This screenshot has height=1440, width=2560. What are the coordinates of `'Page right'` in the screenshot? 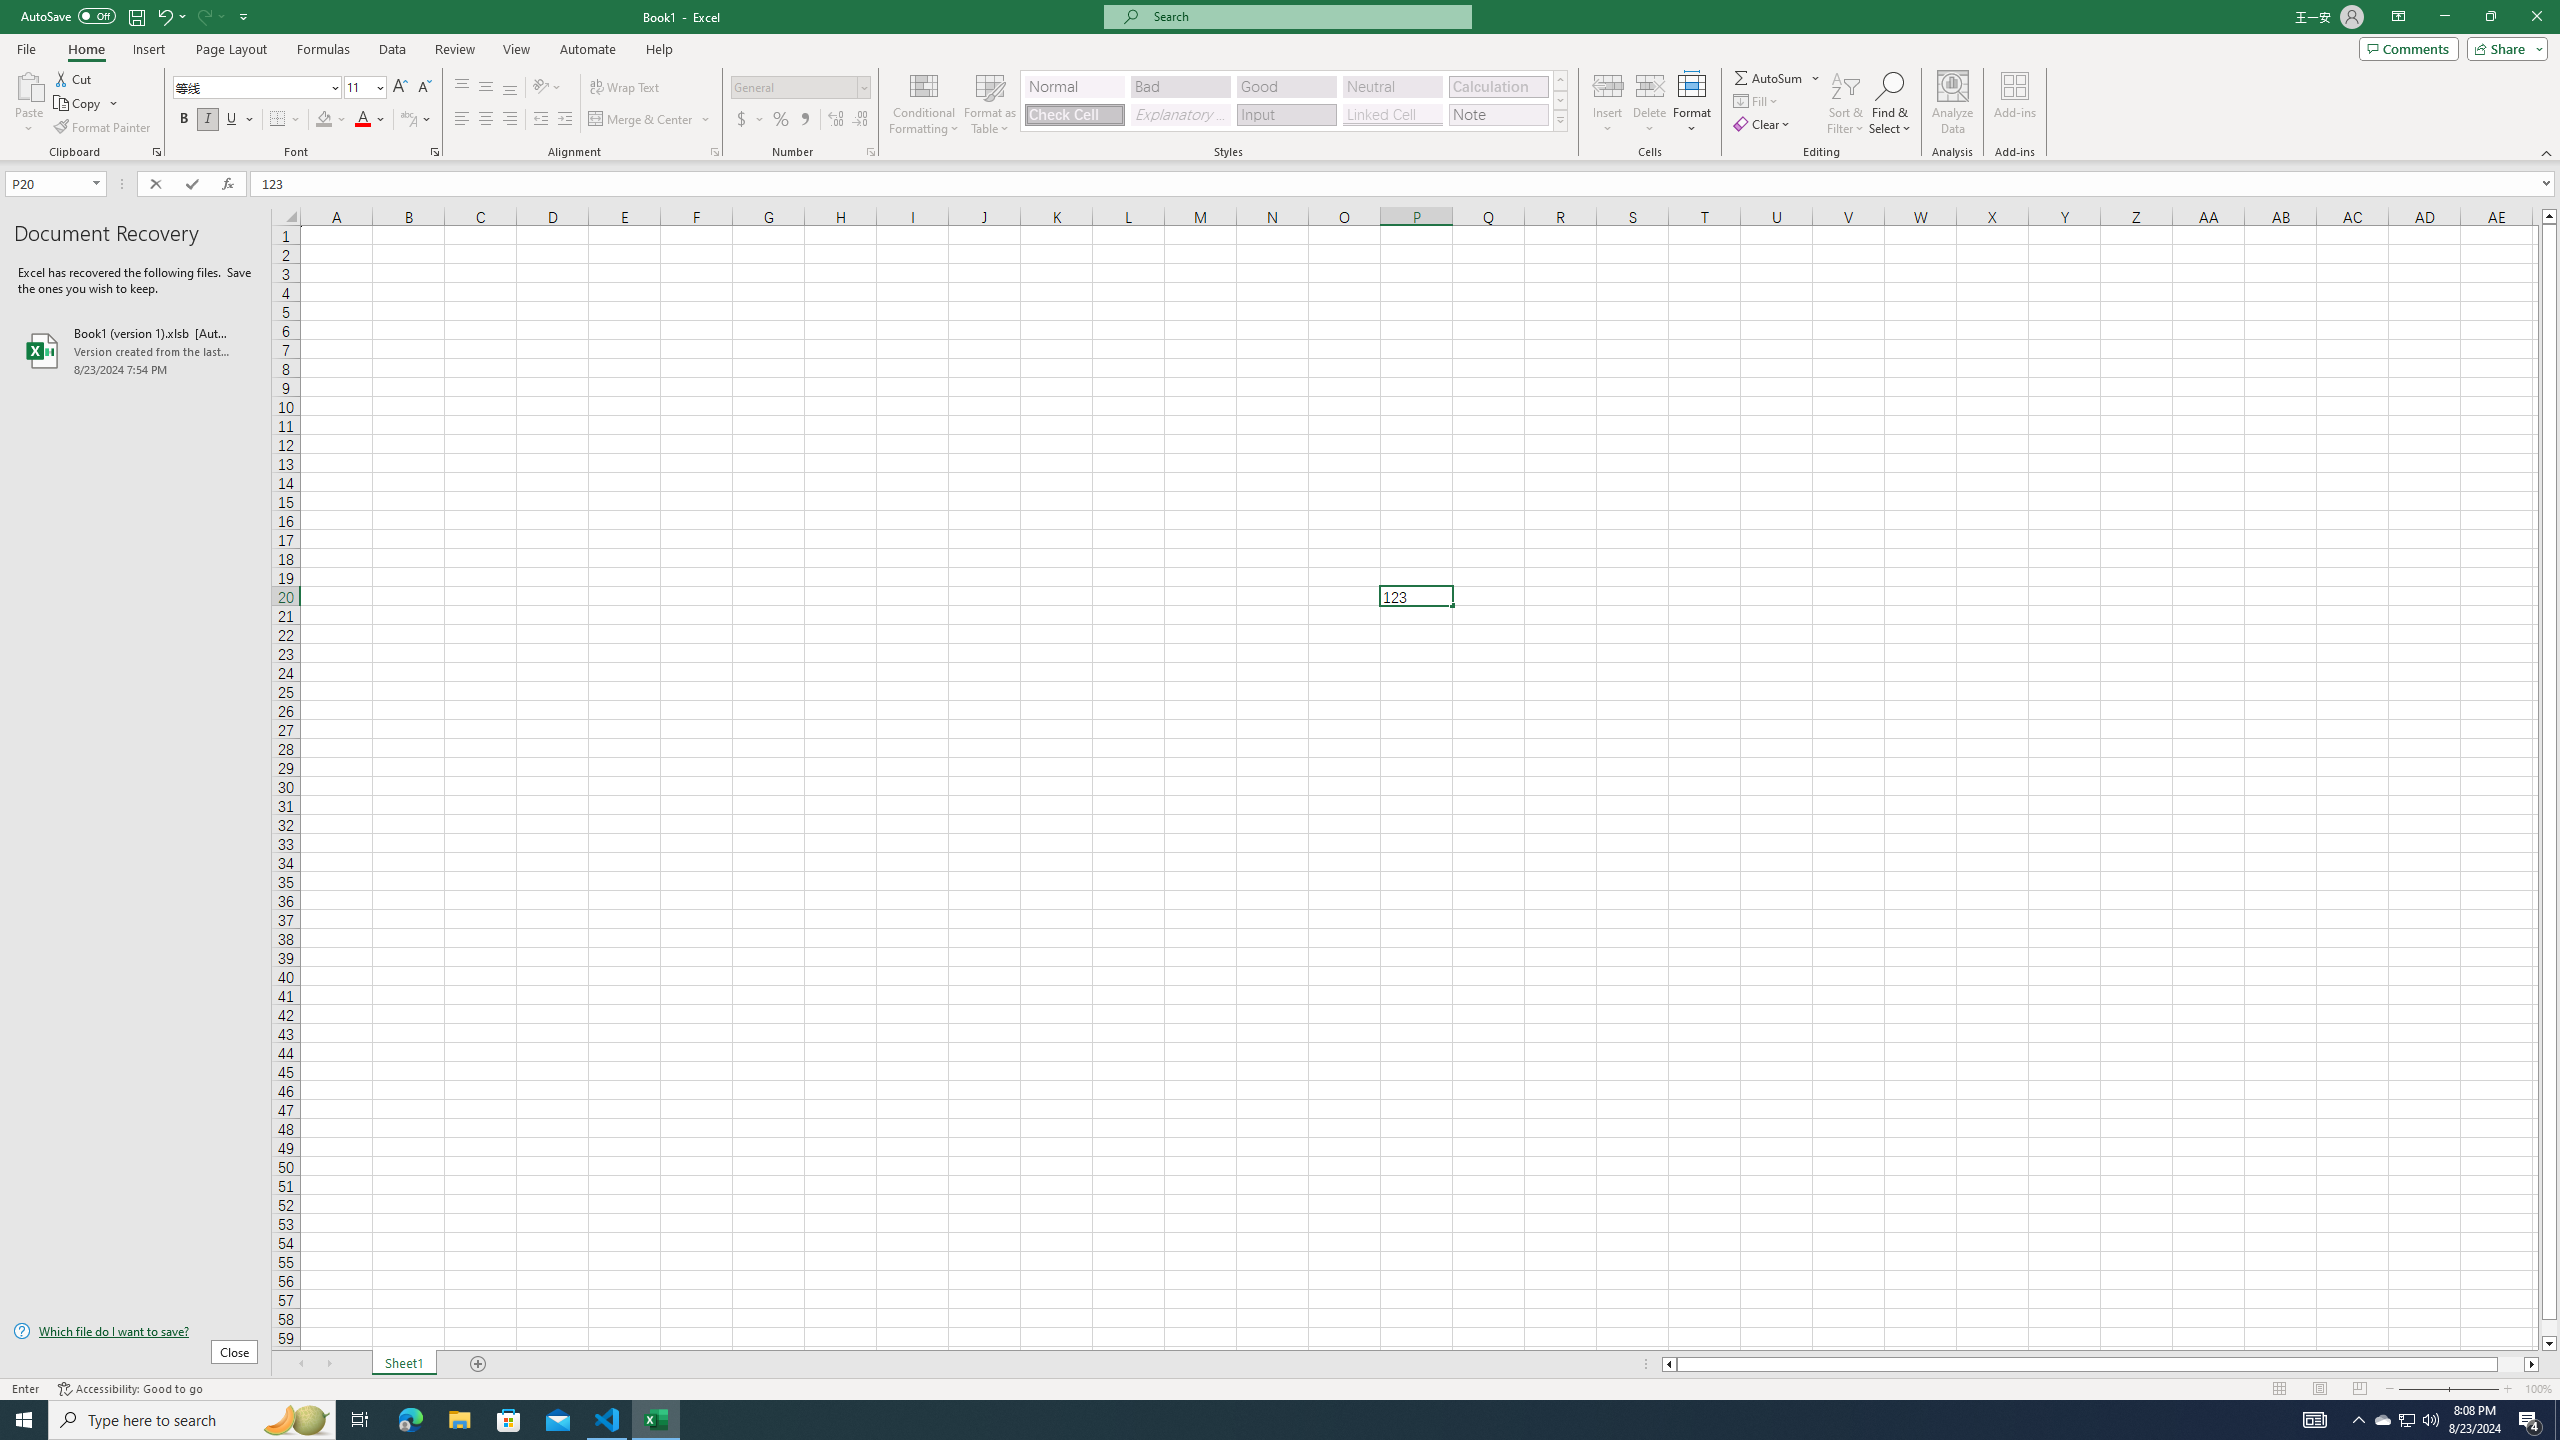 It's located at (2511, 1363).